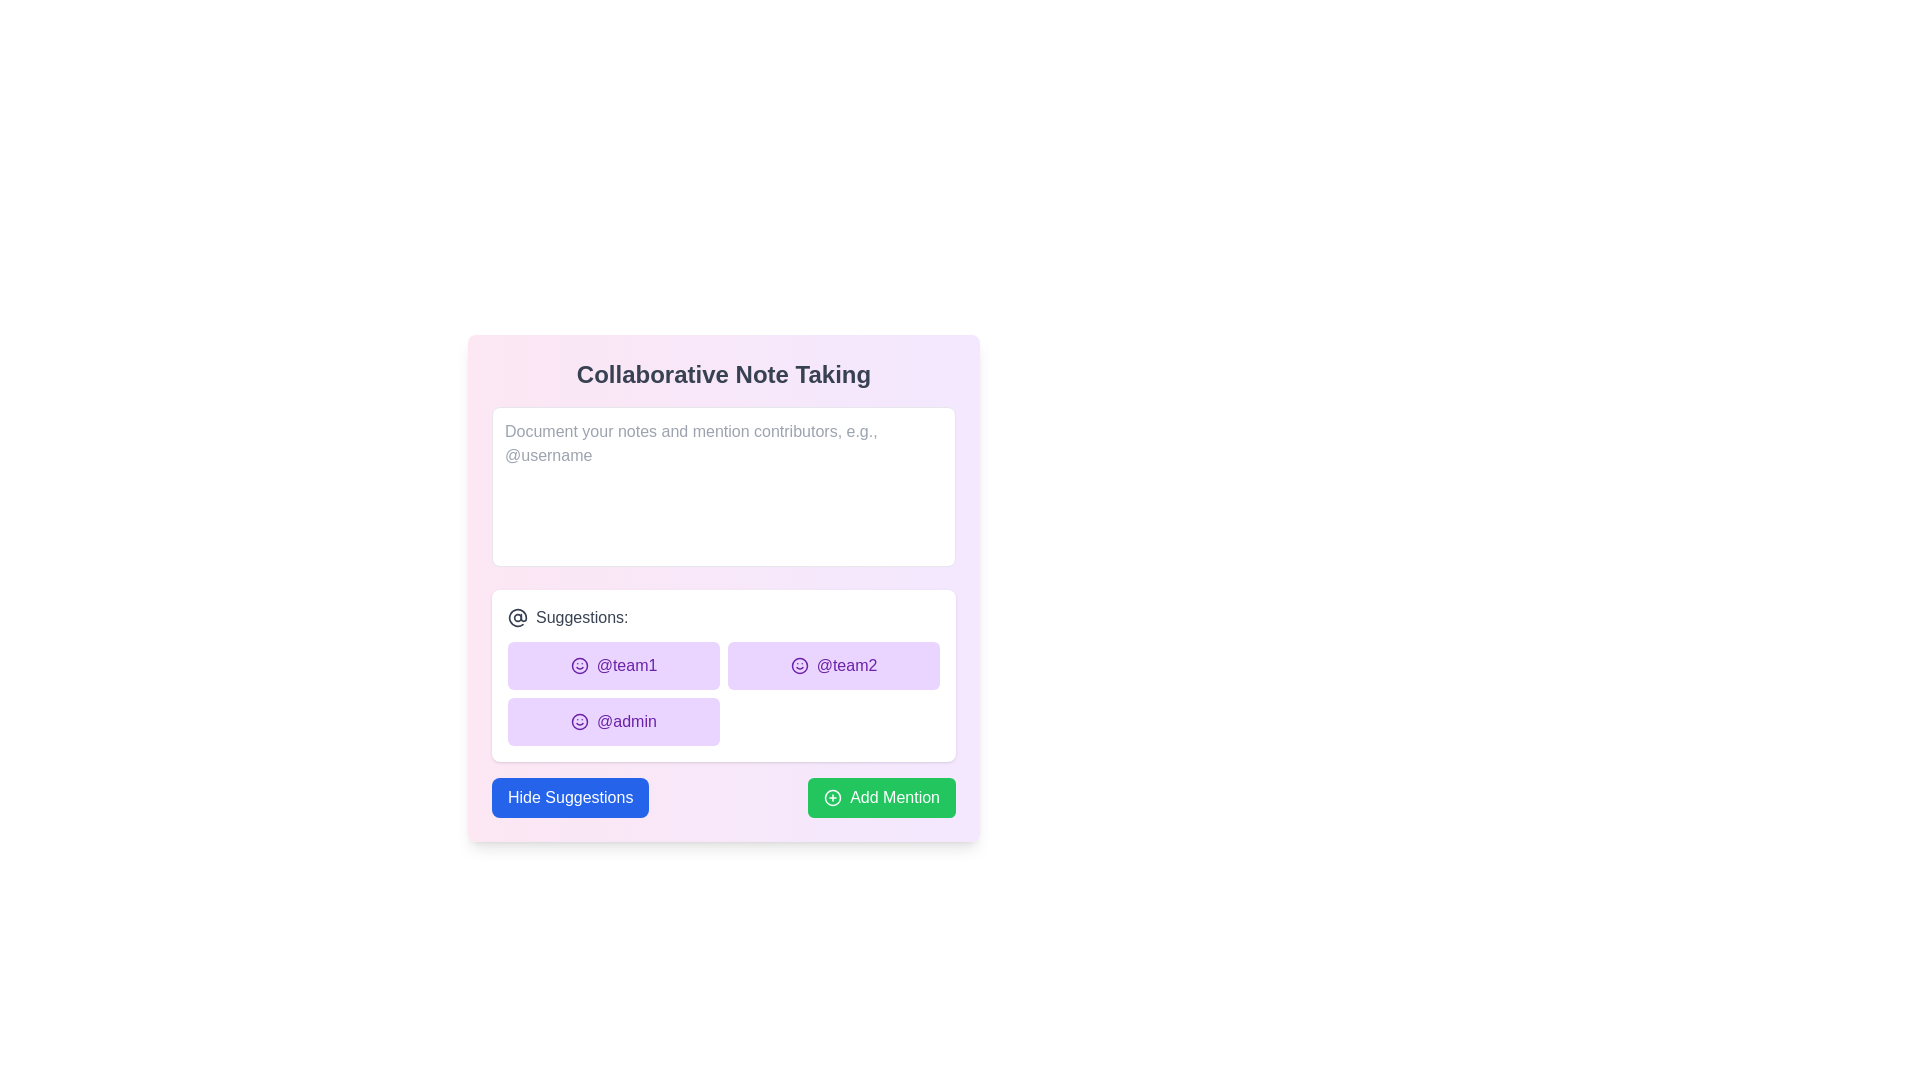  I want to click on the decorative SVG circle element that is part of the 'Add Mention' button area, which is aligned with a green button in the interface, so click(833, 797).